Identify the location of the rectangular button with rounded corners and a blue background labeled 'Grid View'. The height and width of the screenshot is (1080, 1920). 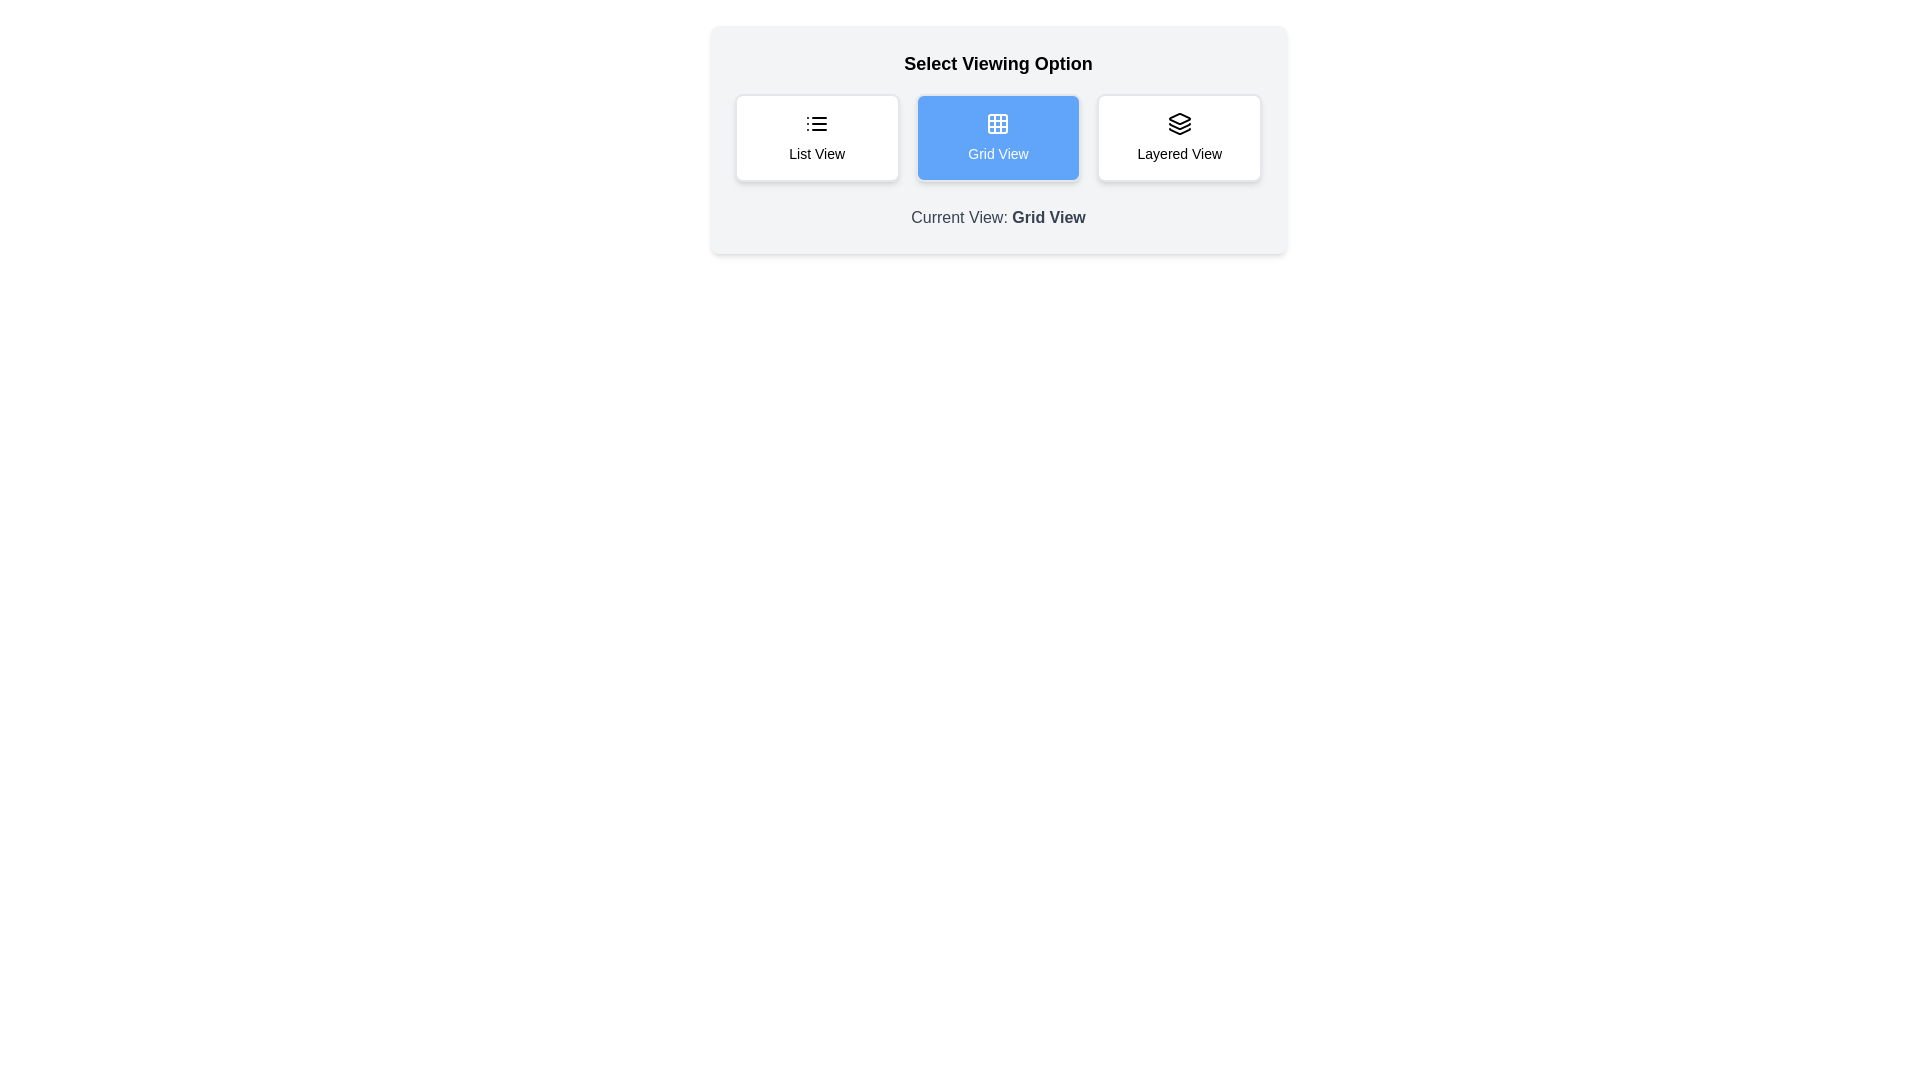
(998, 137).